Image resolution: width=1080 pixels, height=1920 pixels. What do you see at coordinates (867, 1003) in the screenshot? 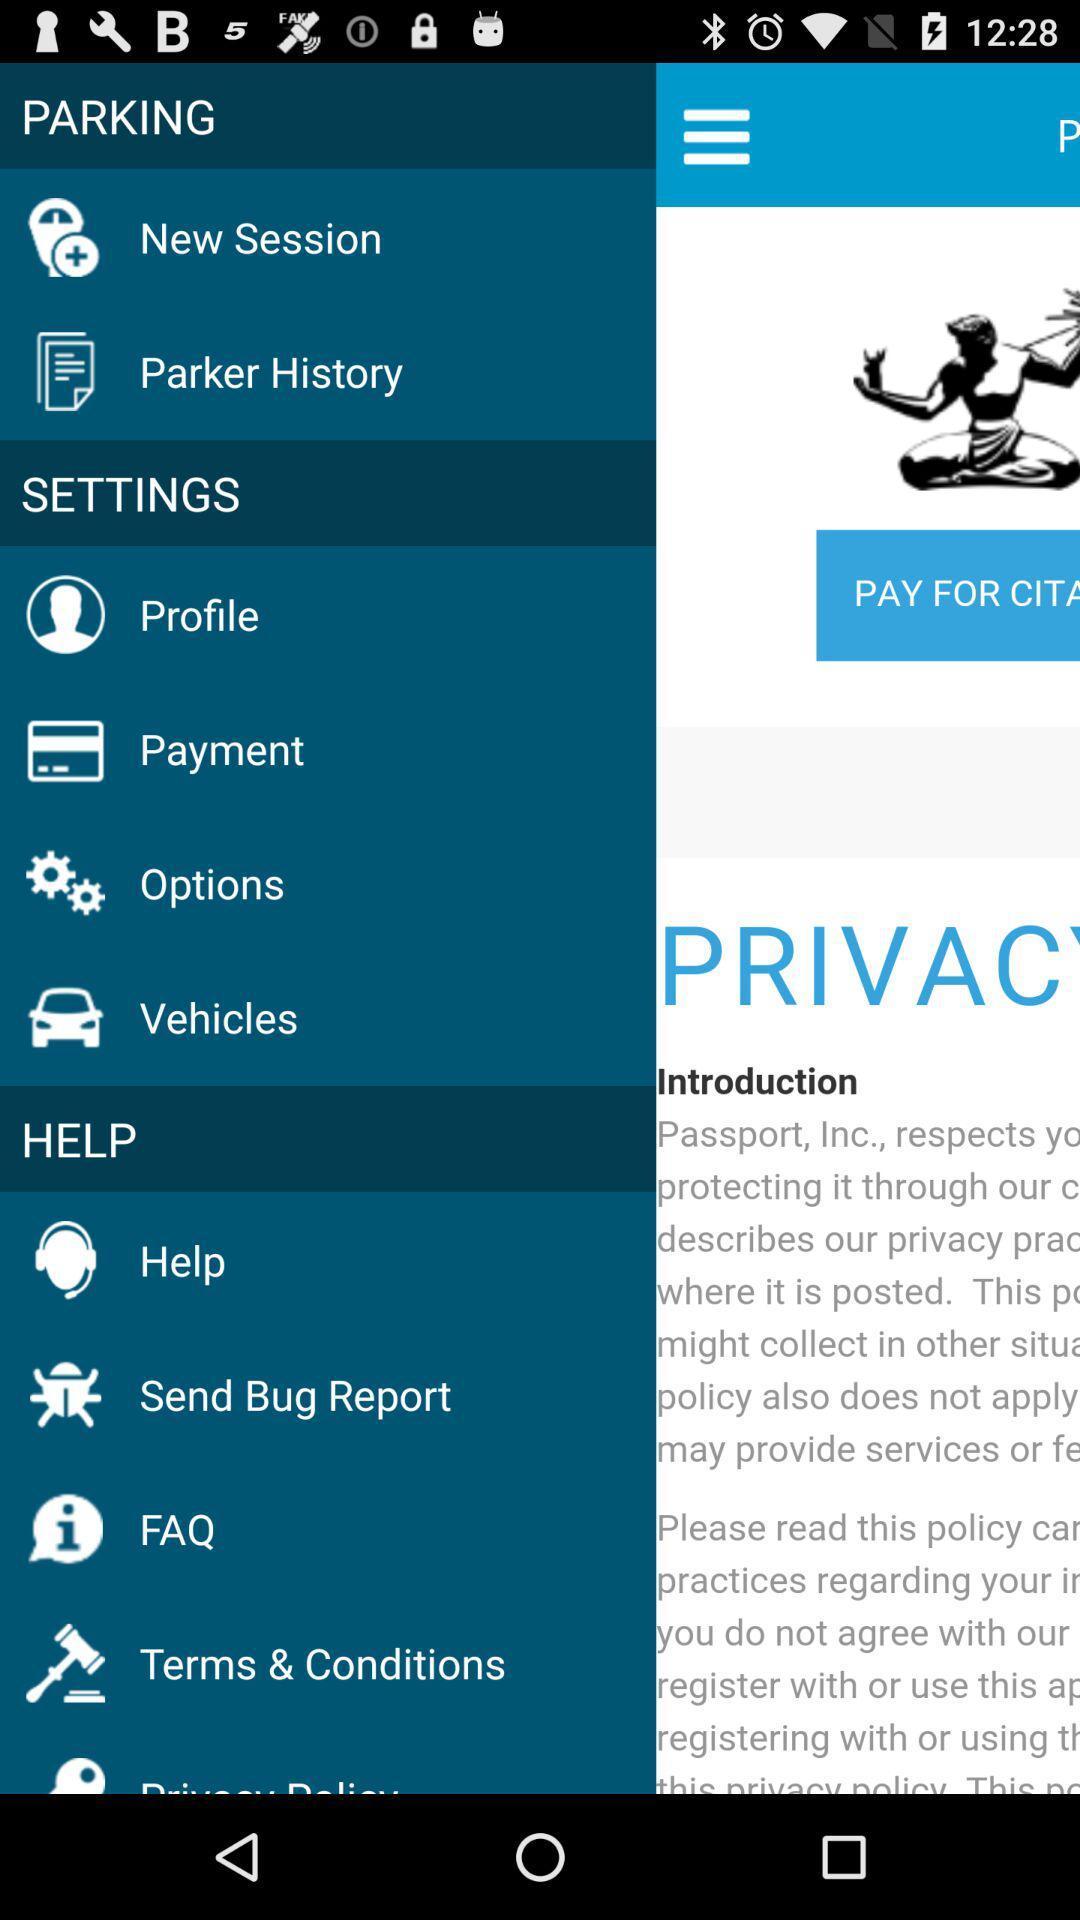
I see `google option` at bounding box center [867, 1003].